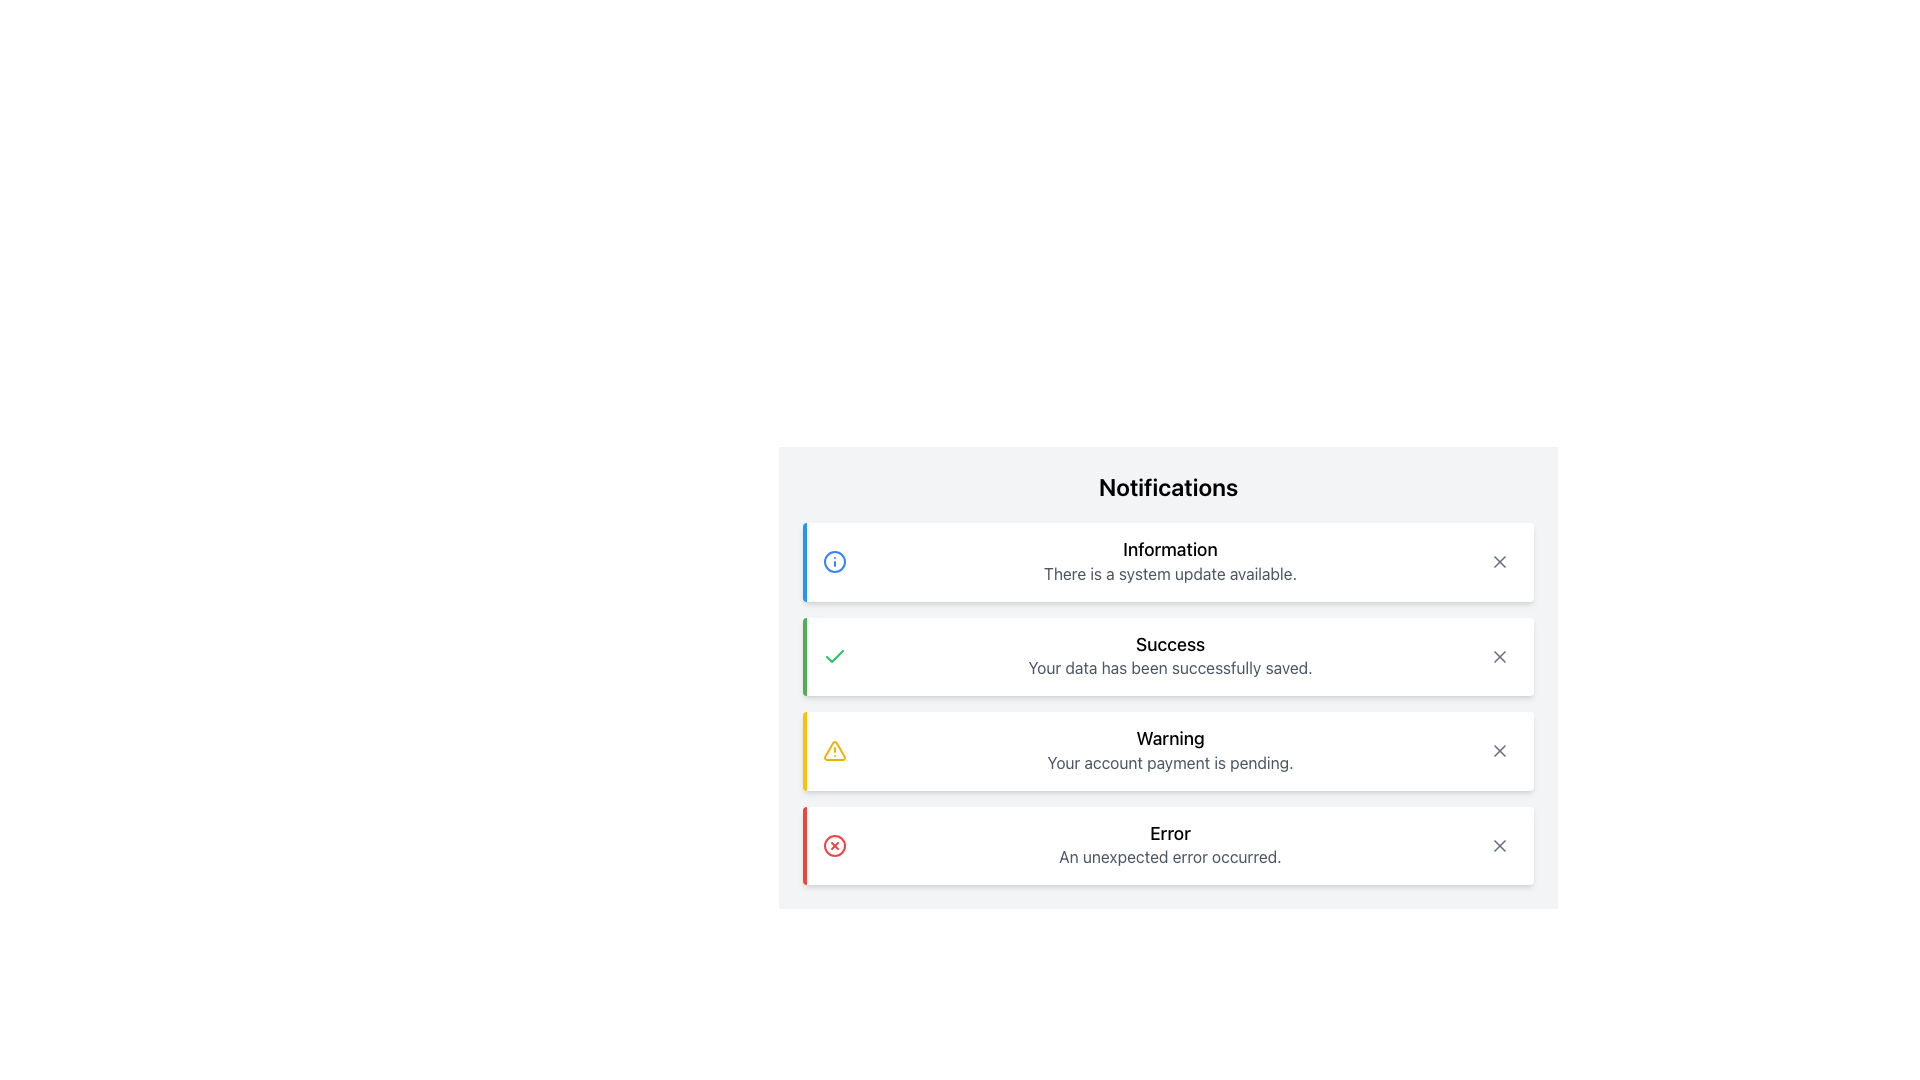 The height and width of the screenshot is (1080, 1920). What do you see at coordinates (1499, 656) in the screenshot?
I see `the close icon in the top-right corner of the 'Success' notification to trigger the hover effect` at bounding box center [1499, 656].